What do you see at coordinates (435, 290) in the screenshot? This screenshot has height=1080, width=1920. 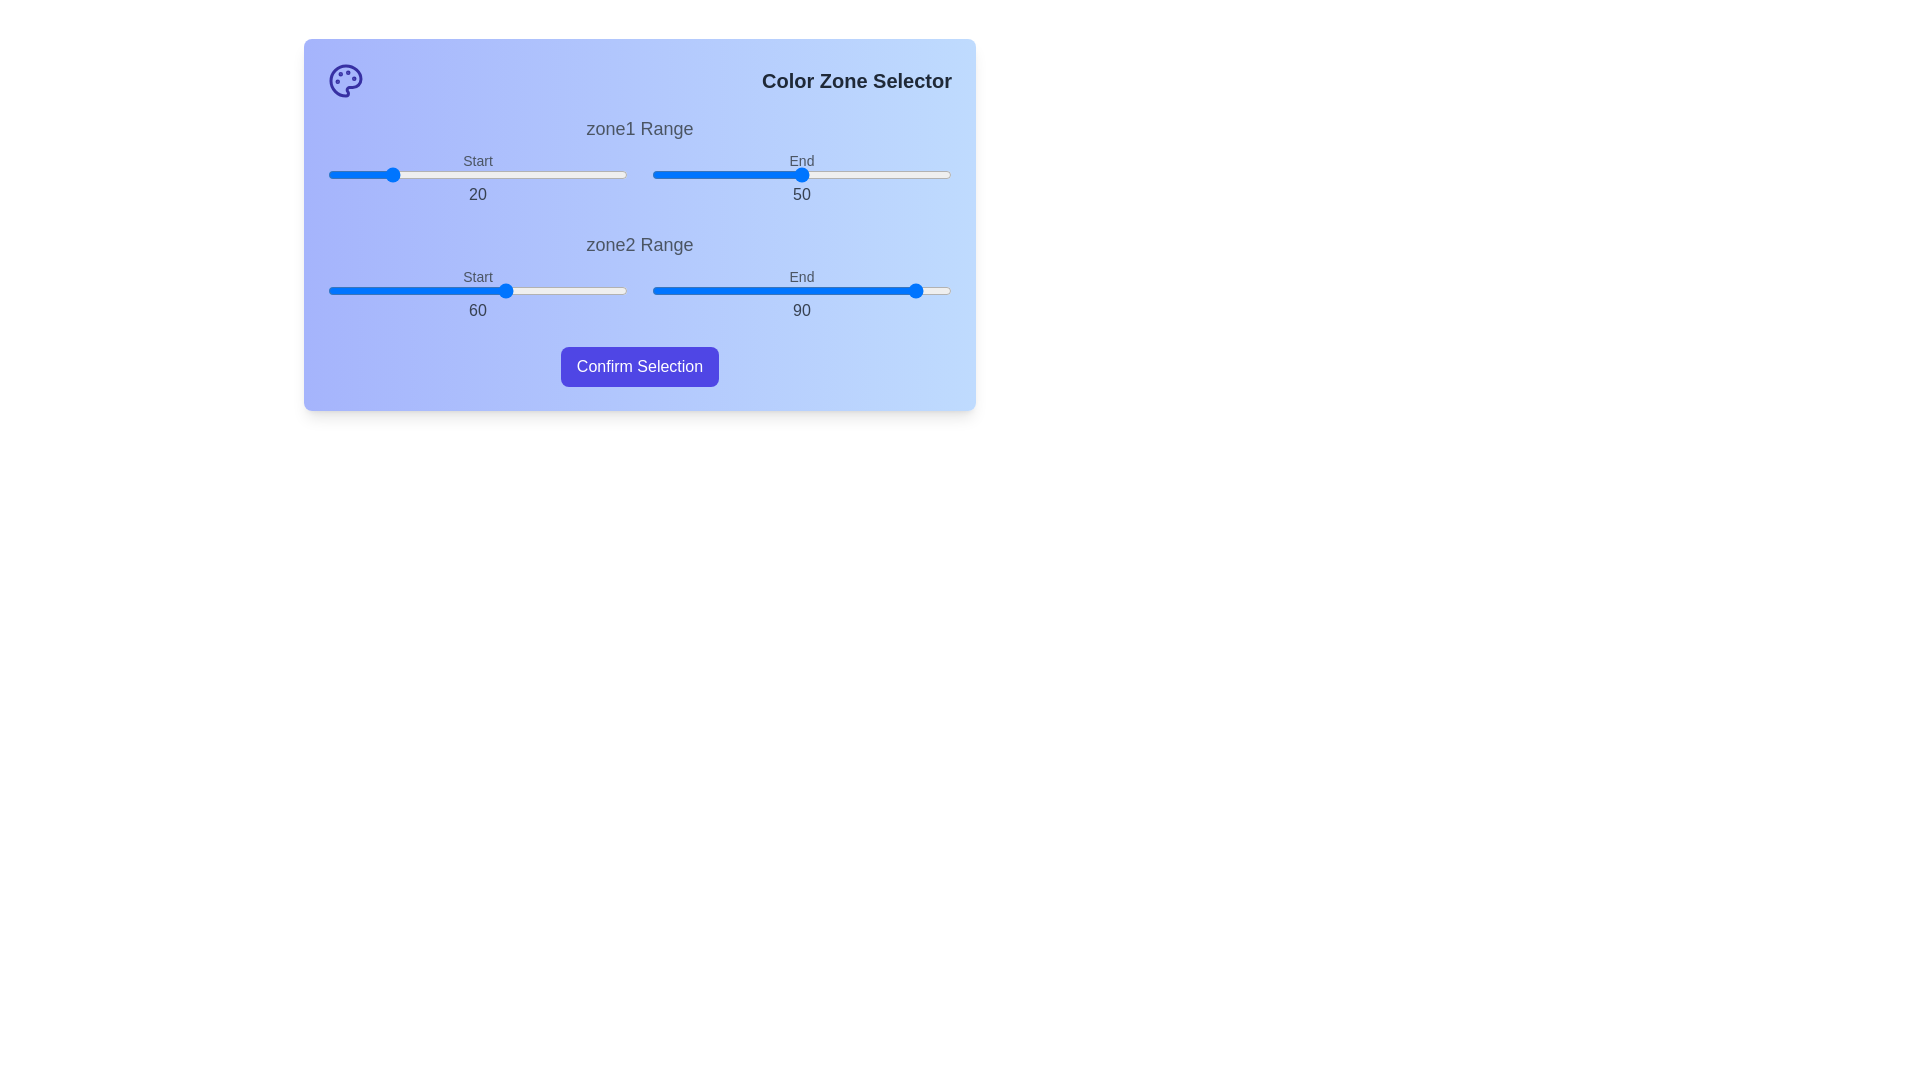 I see `the start range slider for zone2 to 36` at bounding box center [435, 290].